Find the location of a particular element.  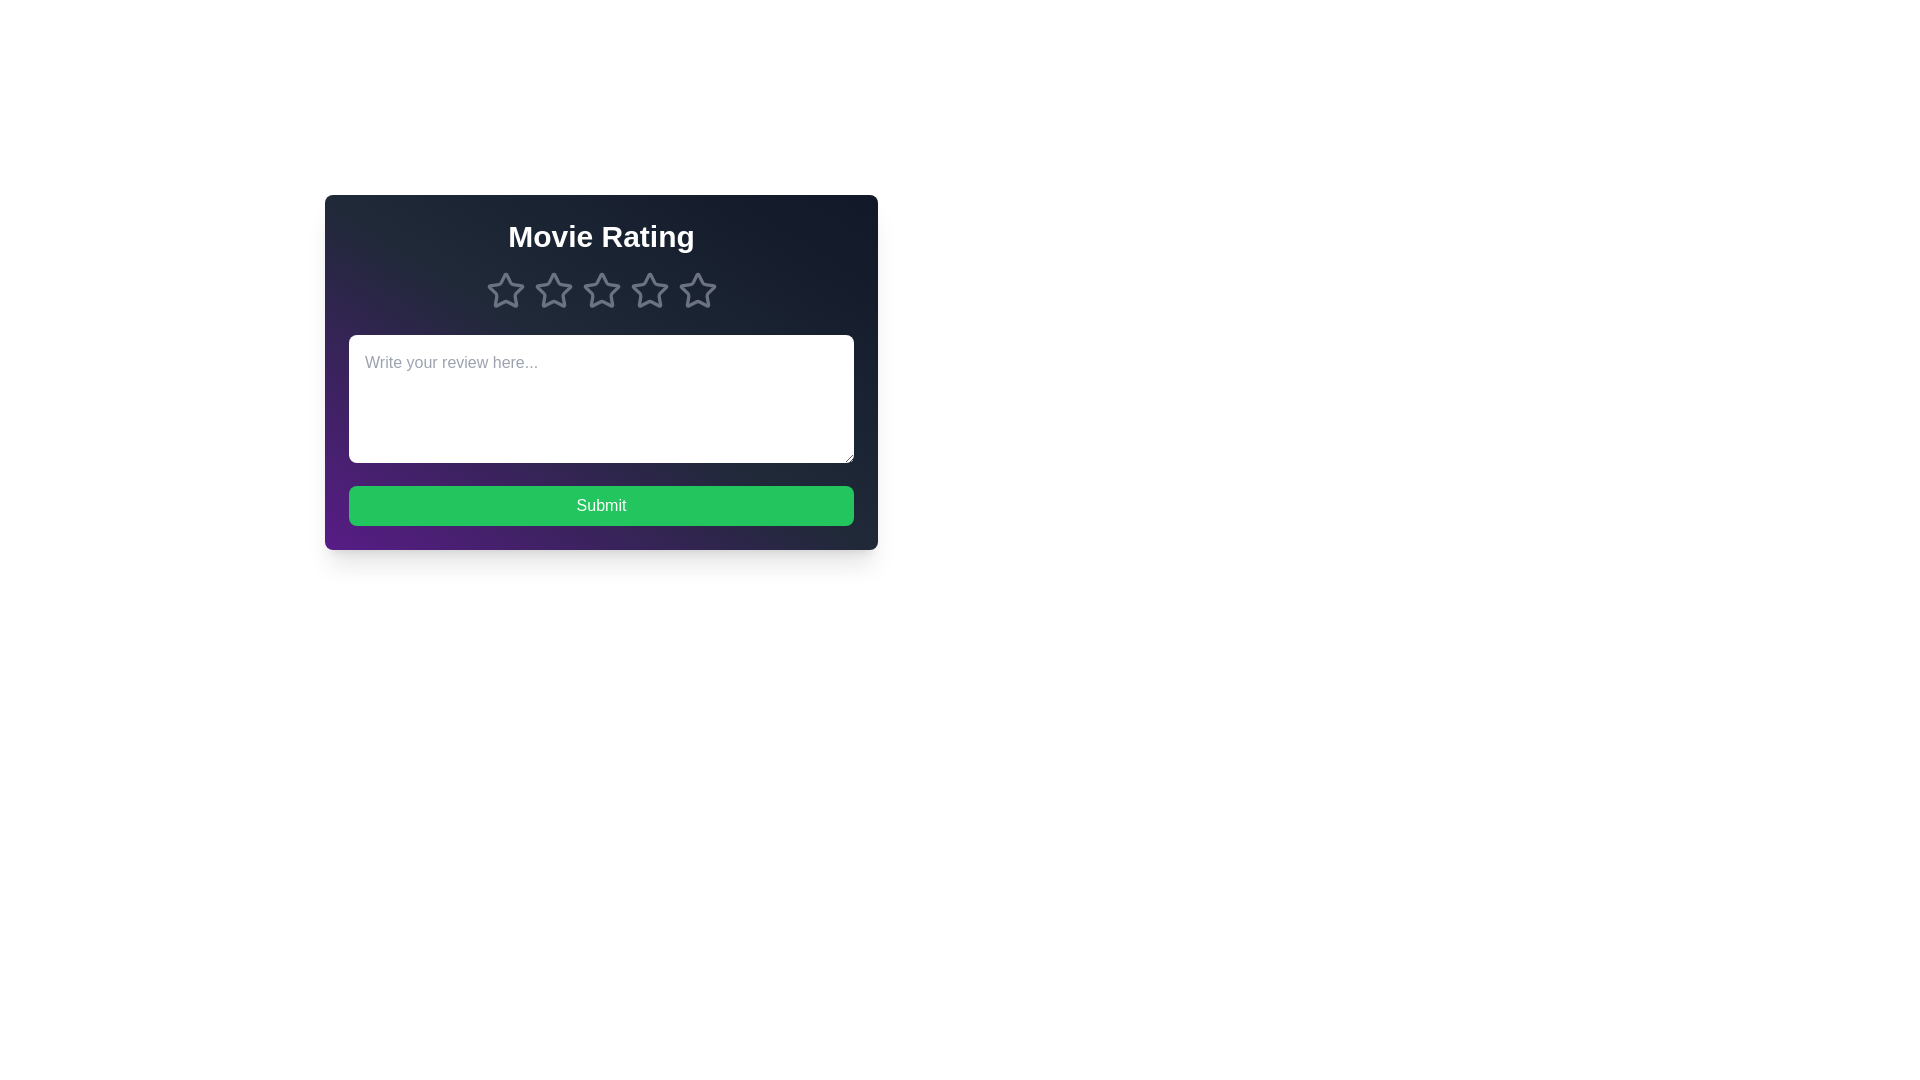

the star corresponding to 2 stars to preview the rating is located at coordinates (553, 290).